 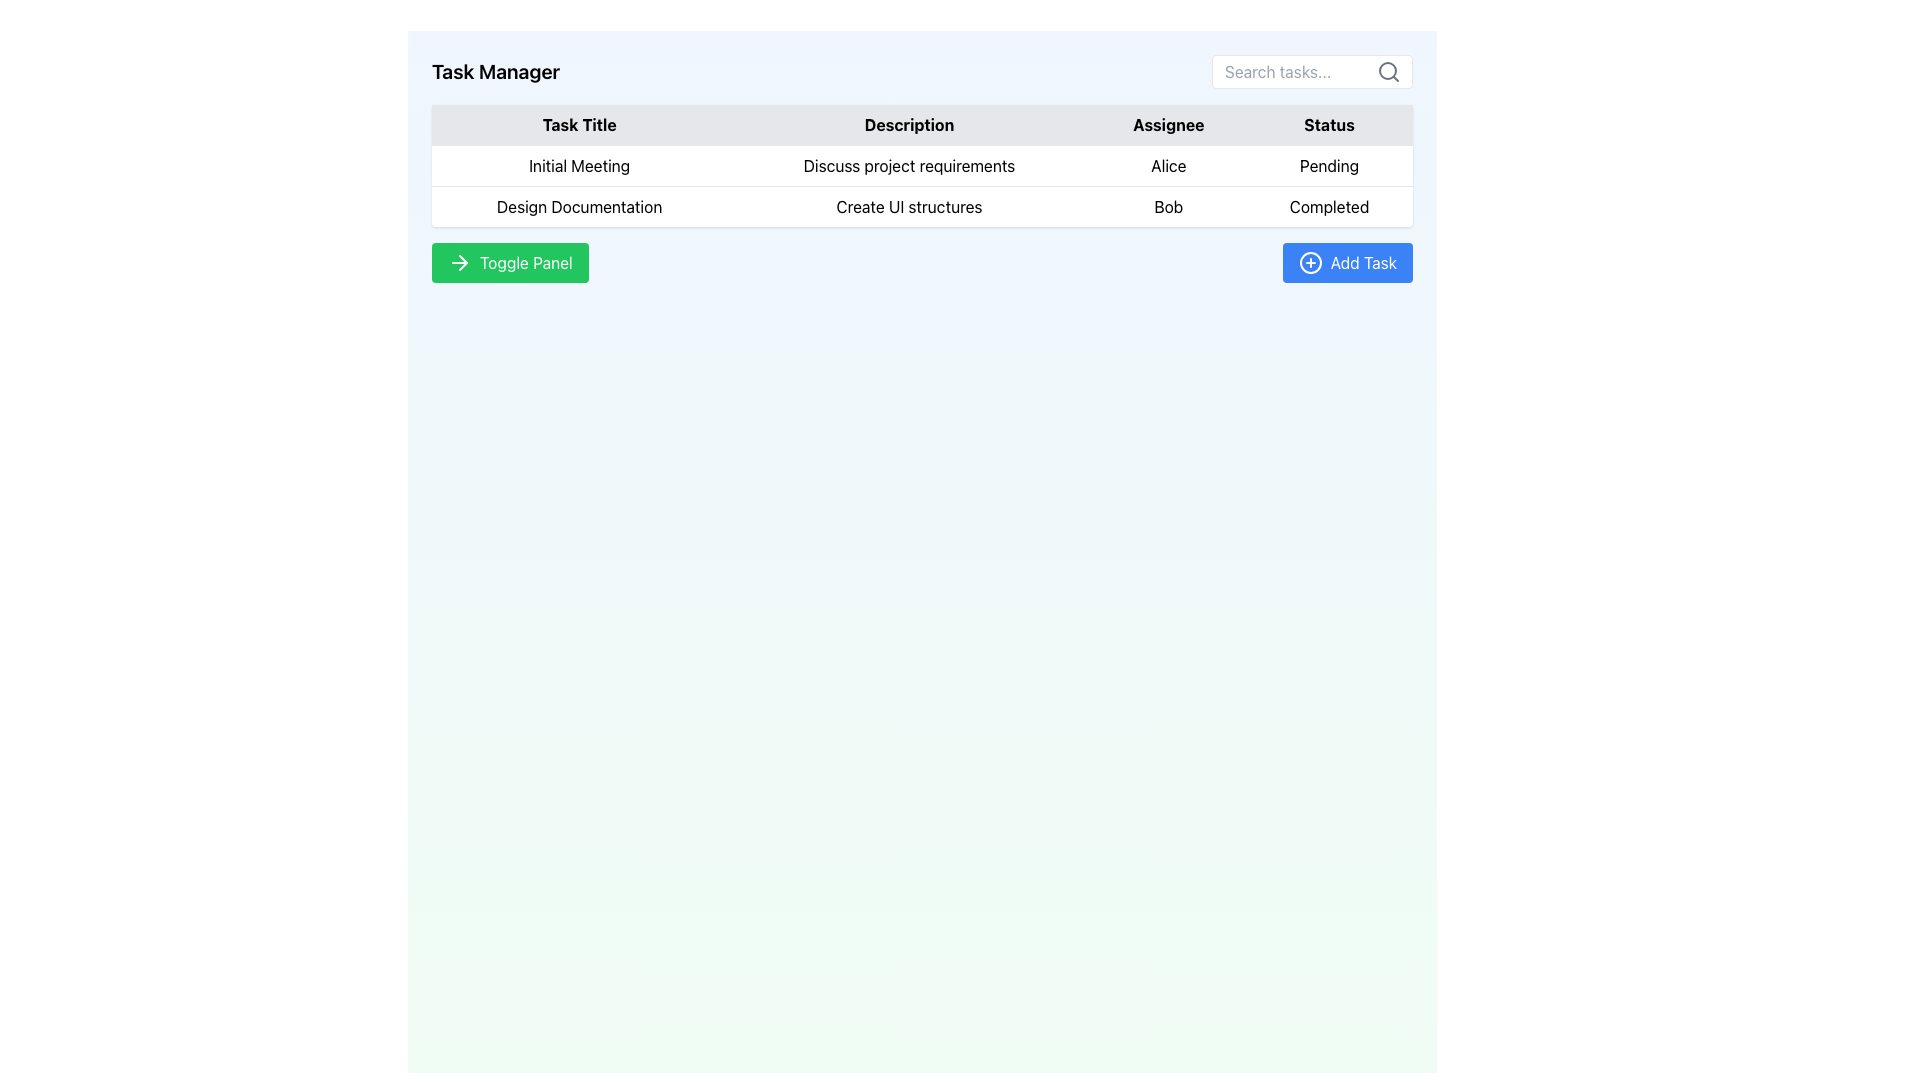 What do you see at coordinates (1329, 125) in the screenshot?
I see `the 'Status' text label located in the header row of the table, which is styled with bold and centered text and positioned as the fourth column from the left` at bounding box center [1329, 125].